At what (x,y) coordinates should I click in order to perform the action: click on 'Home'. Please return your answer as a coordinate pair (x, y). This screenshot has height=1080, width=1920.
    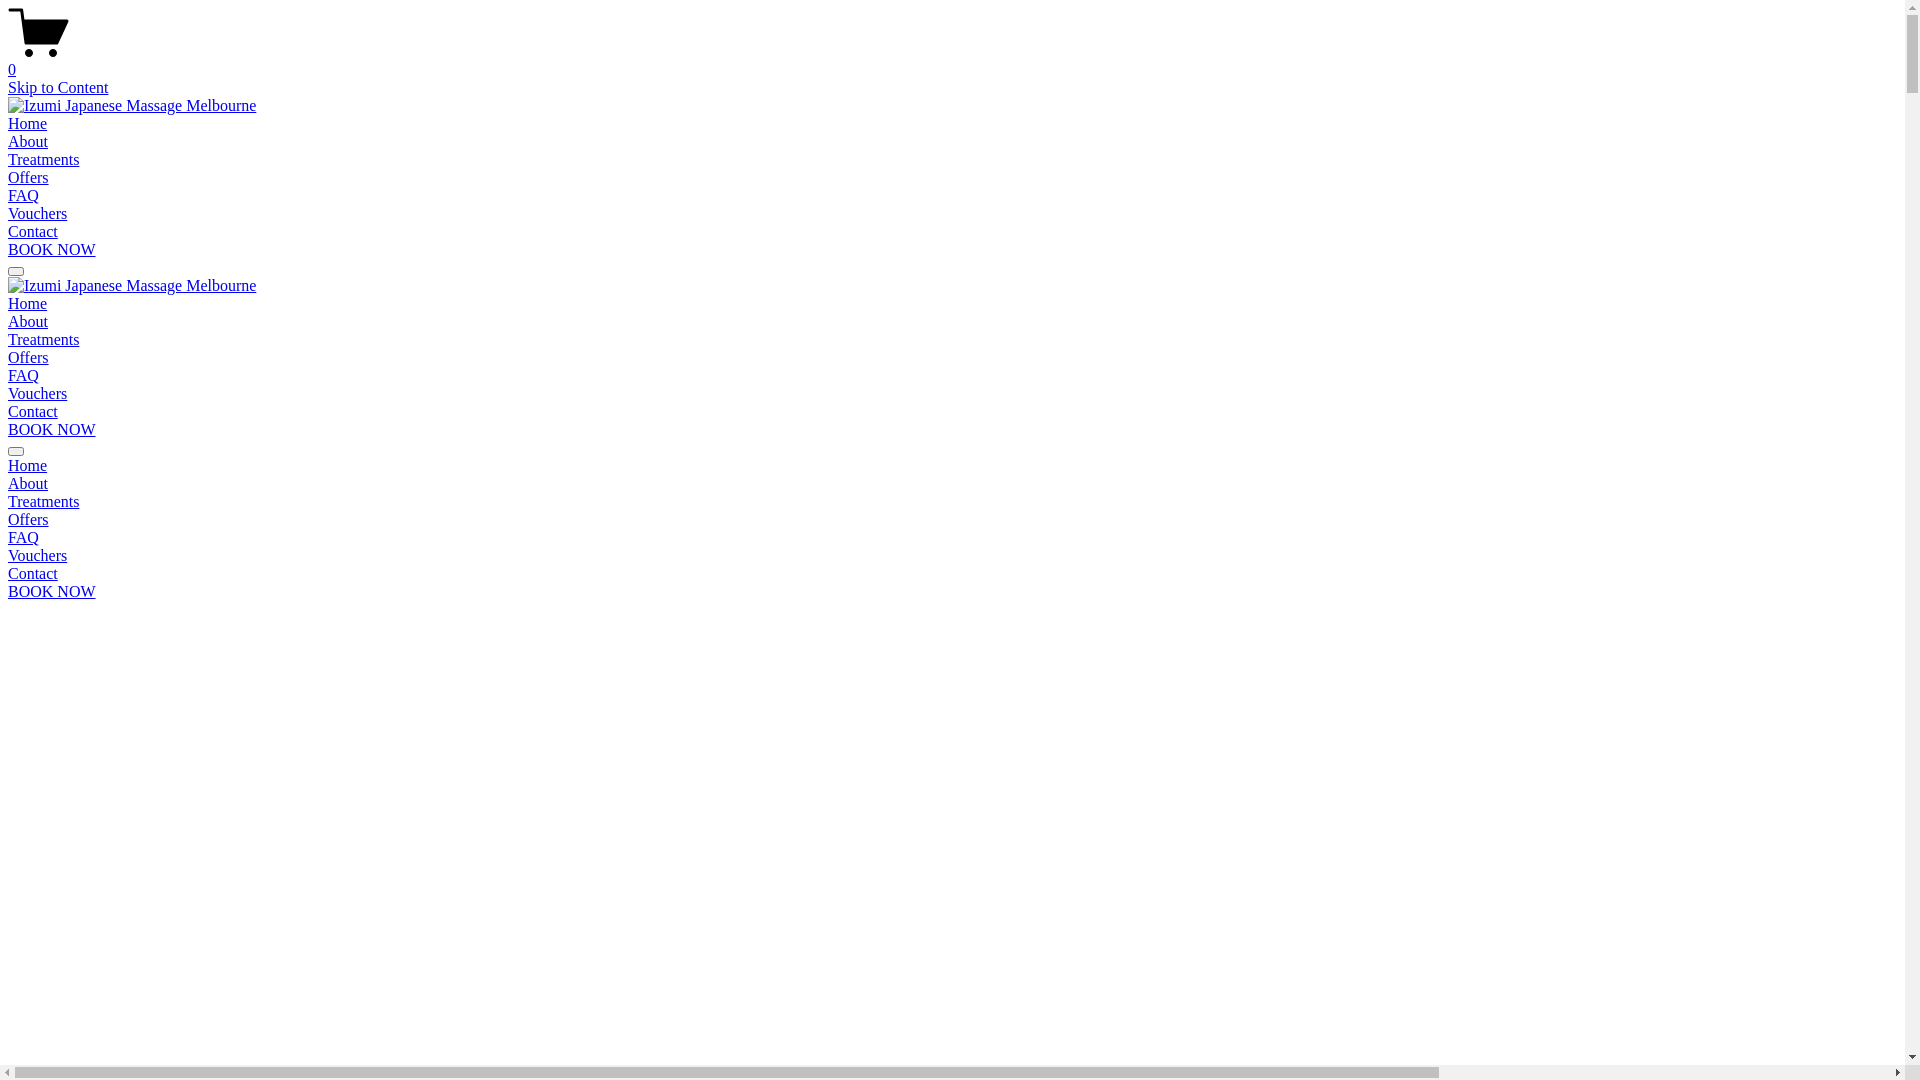
    Looking at the image, I should click on (951, 466).